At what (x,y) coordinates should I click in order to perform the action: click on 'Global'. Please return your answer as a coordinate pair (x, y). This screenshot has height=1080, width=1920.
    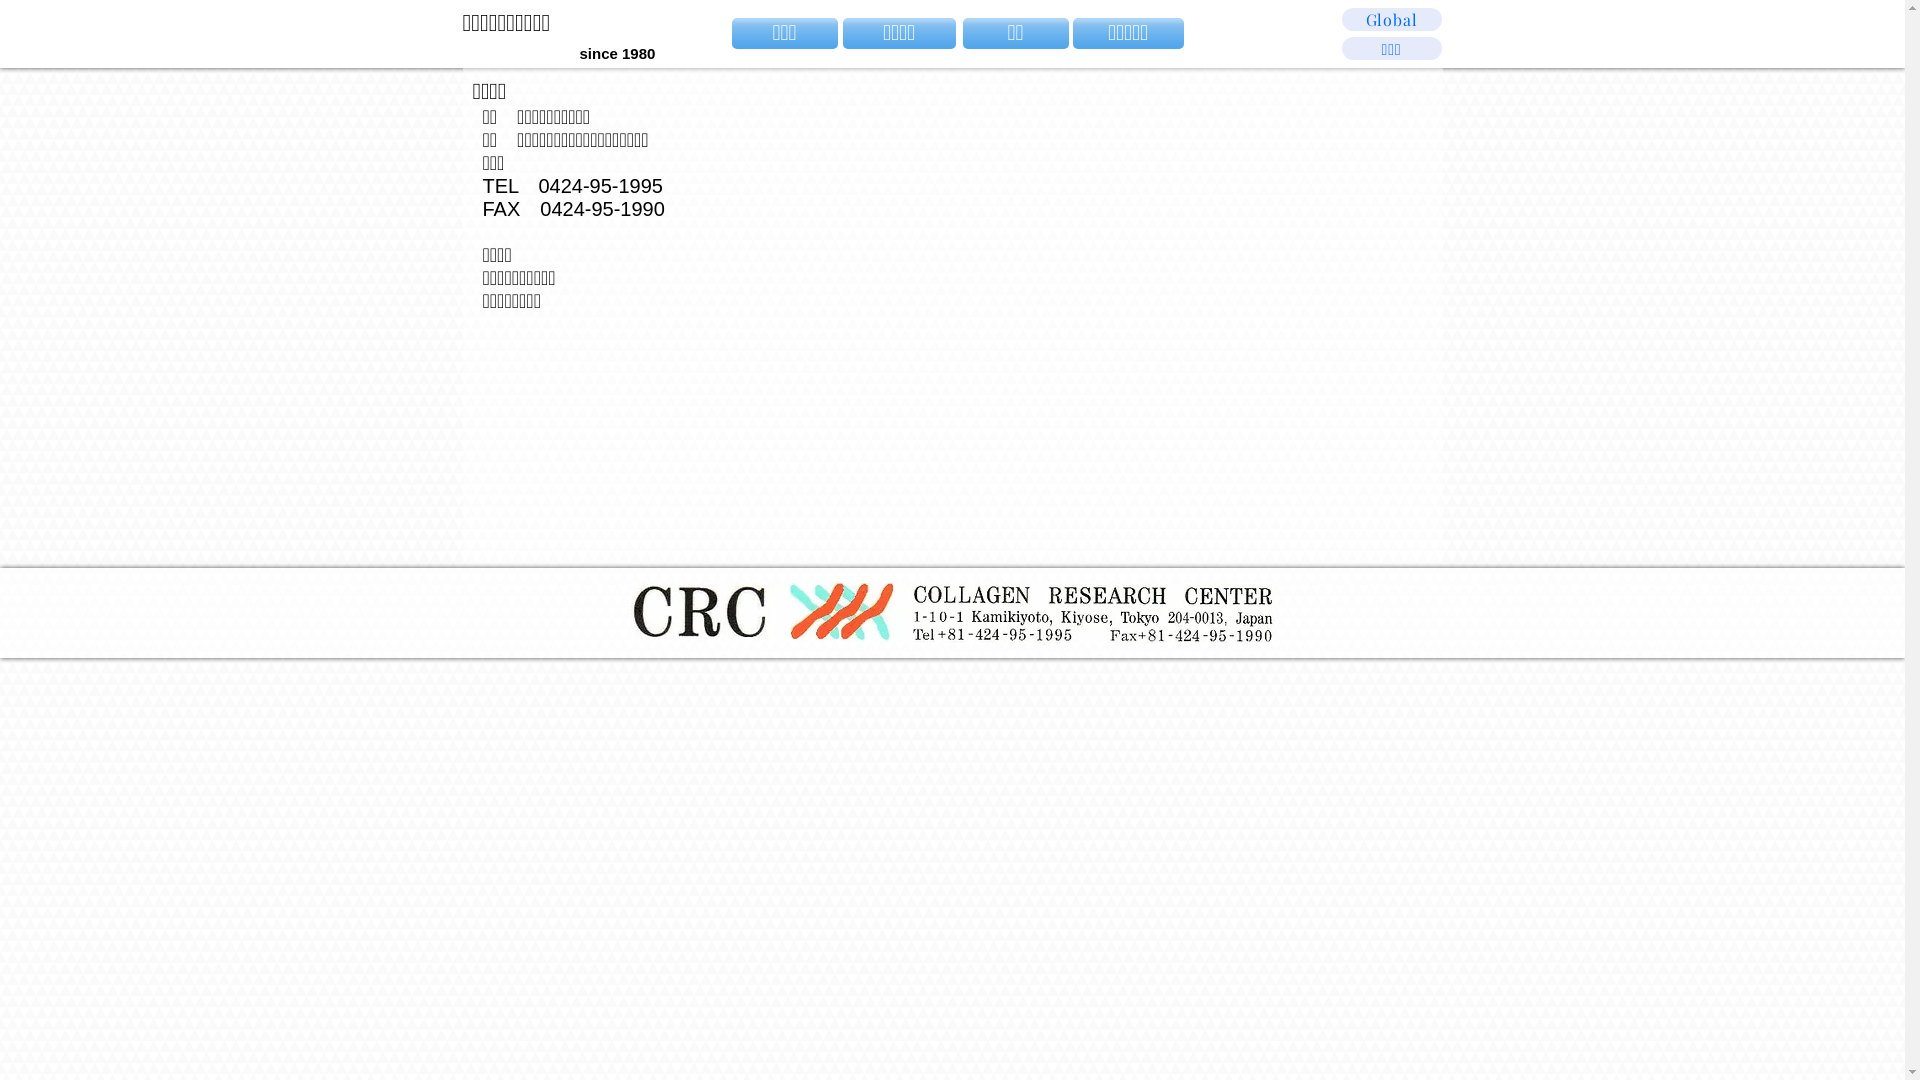
    Looking at the image, I should click on (1391, 19).